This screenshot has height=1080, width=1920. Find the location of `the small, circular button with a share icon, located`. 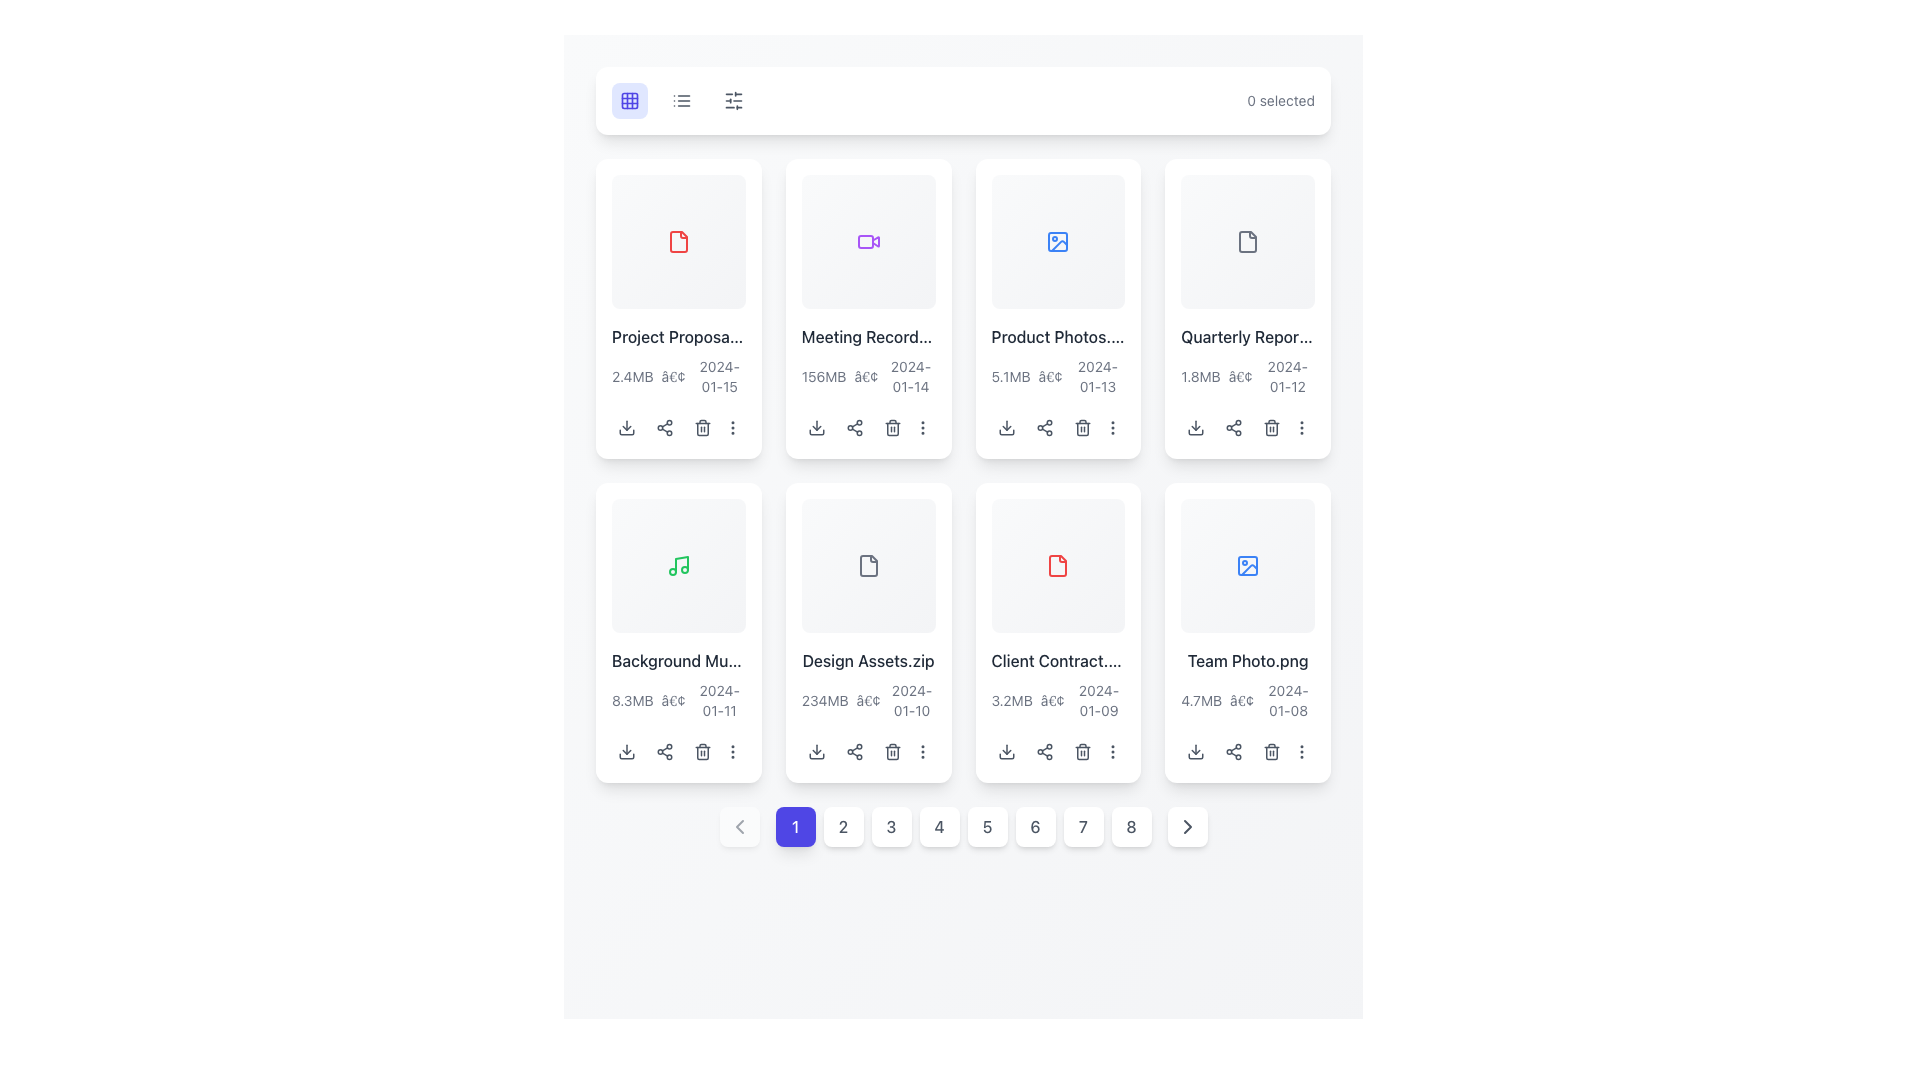

the small, circular button with a share icon, located is located at coordinates (854, 426).